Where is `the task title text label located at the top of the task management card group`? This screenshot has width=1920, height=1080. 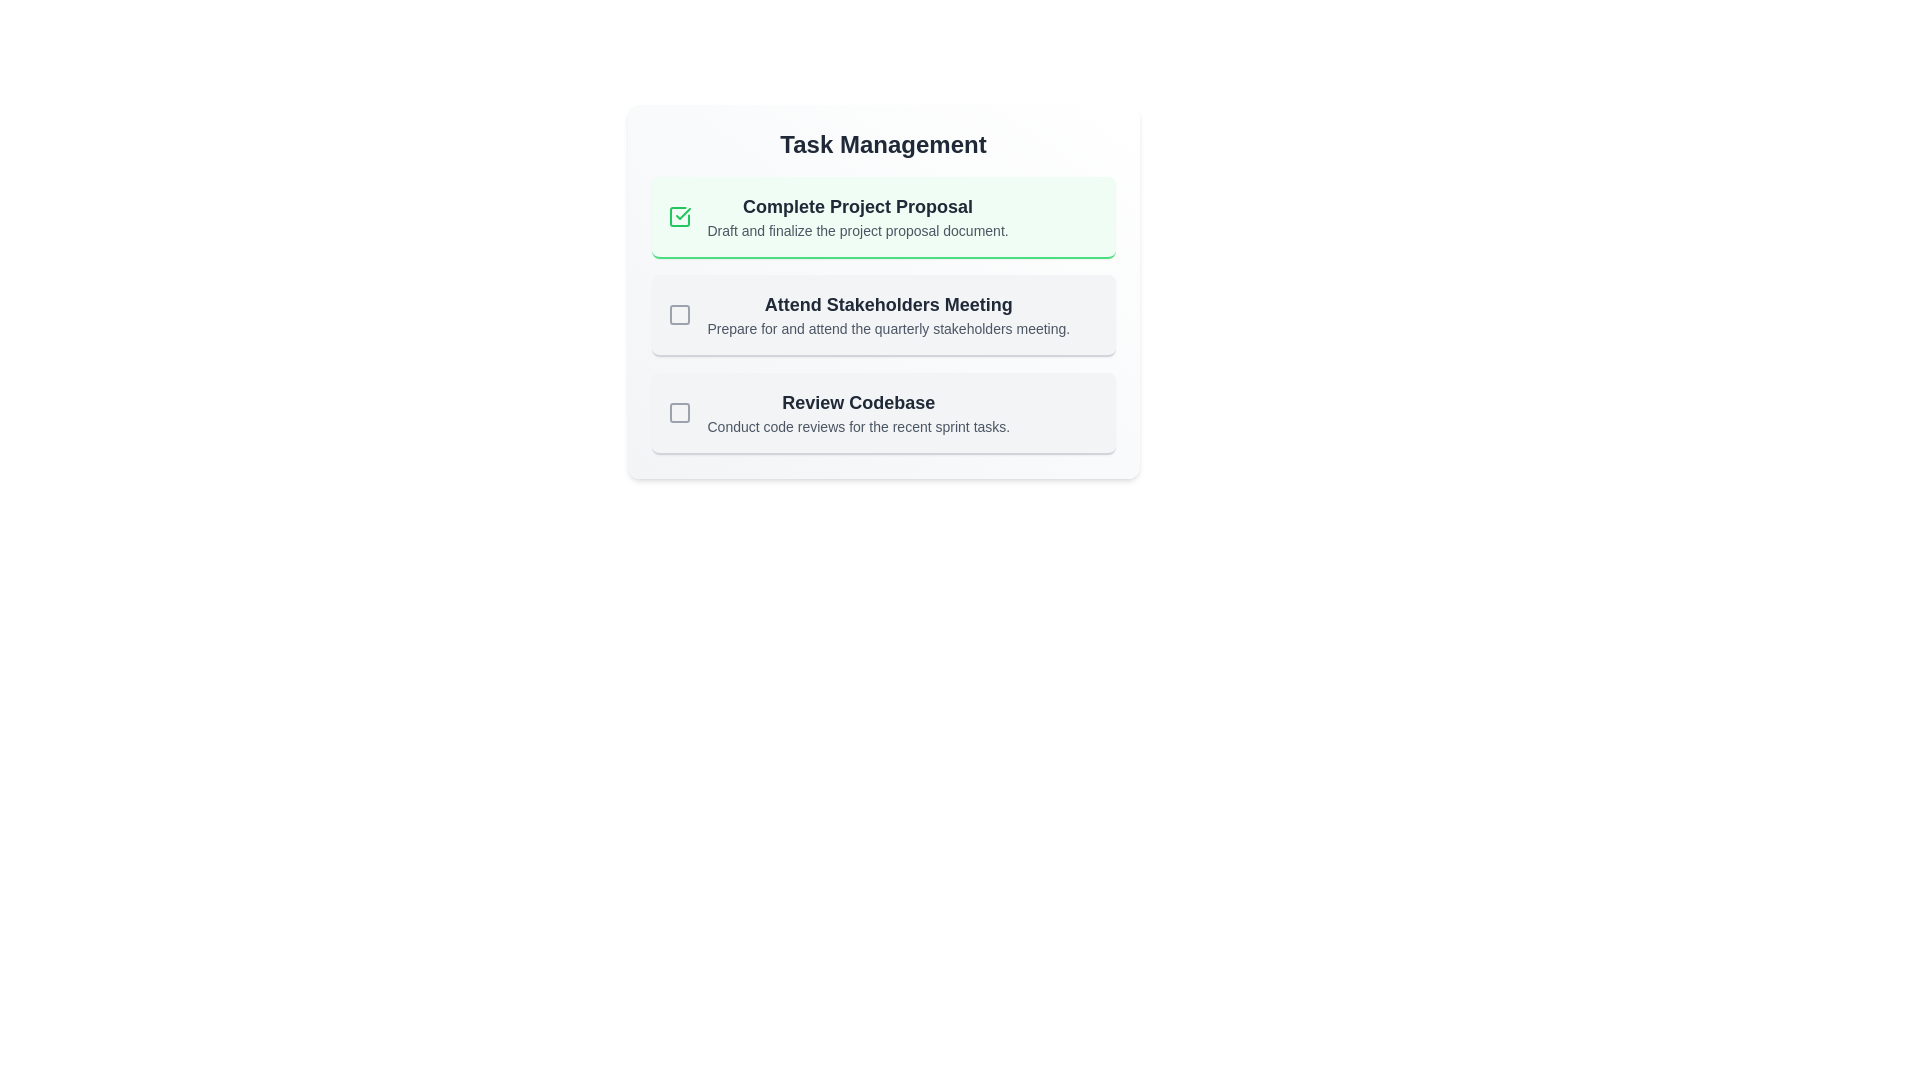 the task title text label located at the top of the task management card group is located at coordinates (858, 207).